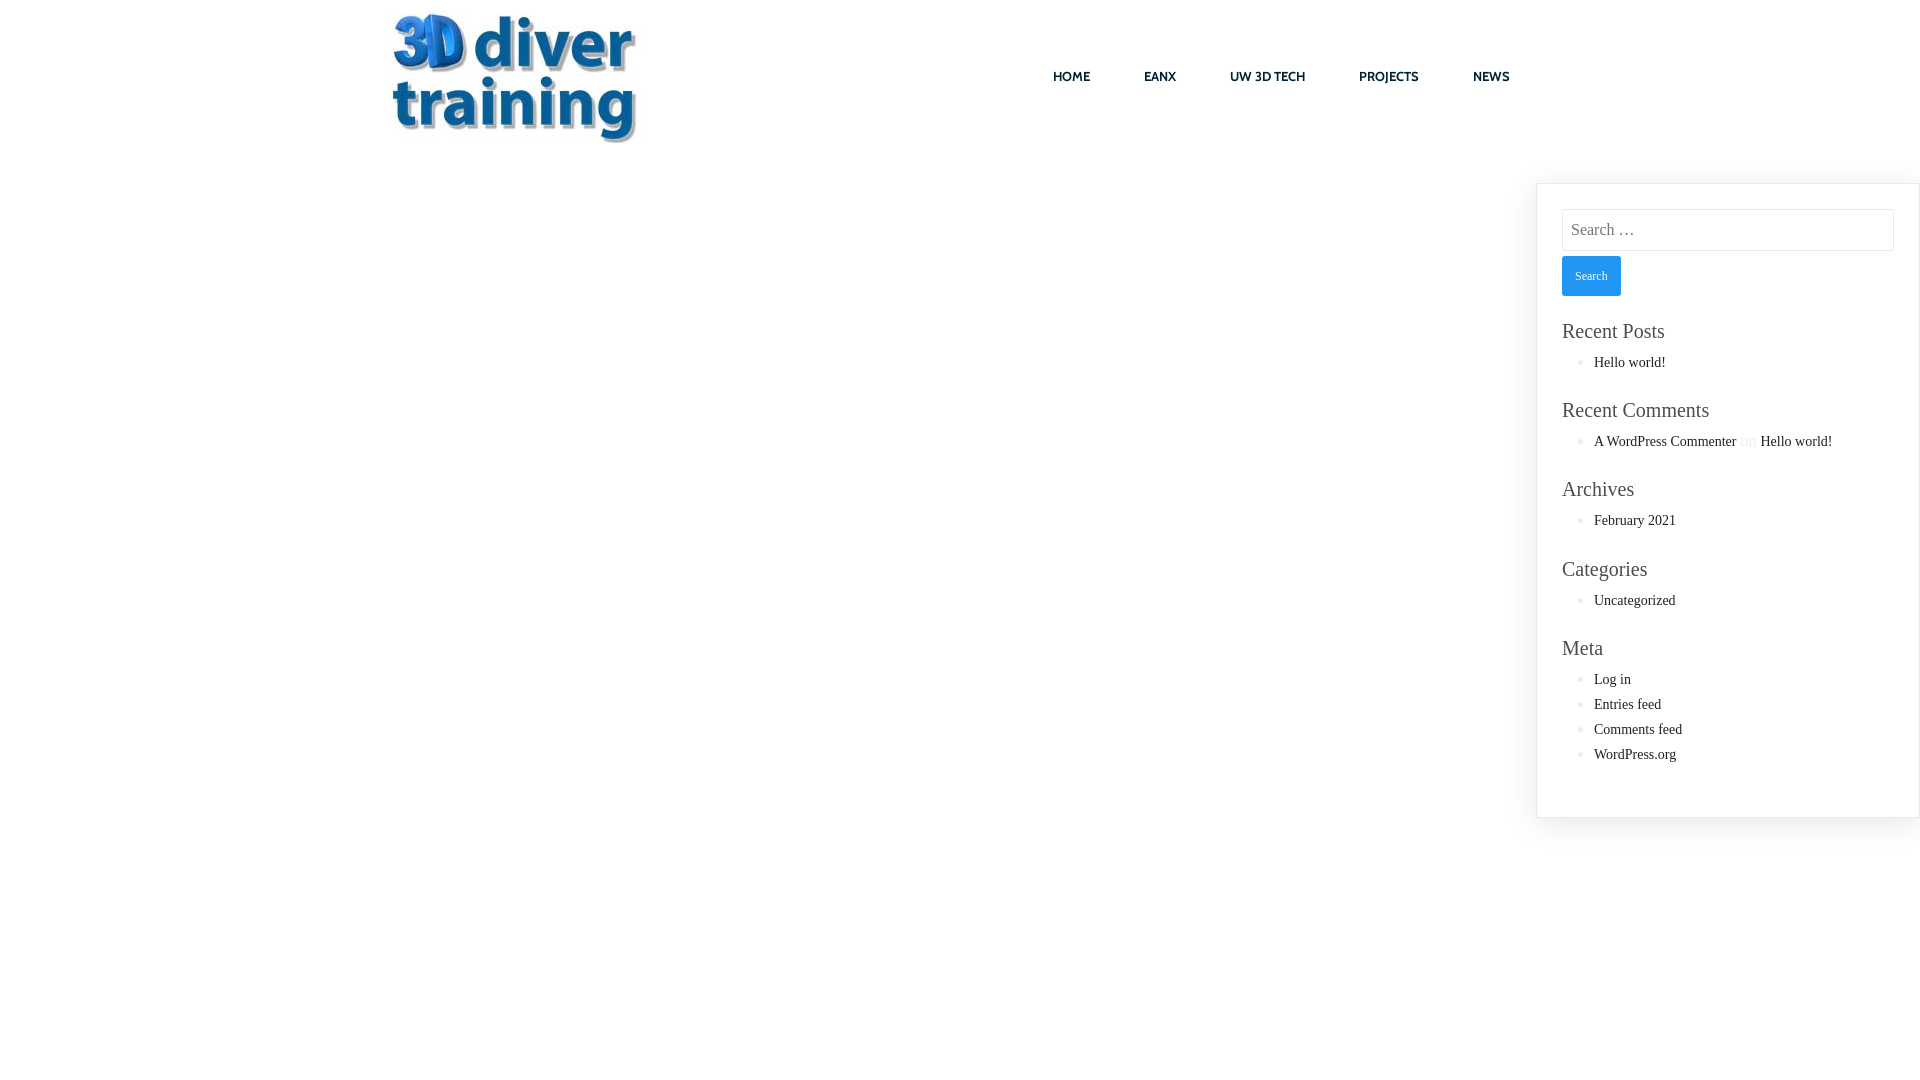  What do you see at coordinates (1795, 440) in the screenshot?
I see `'Hello world!'` at bounding box center [1795, 440].